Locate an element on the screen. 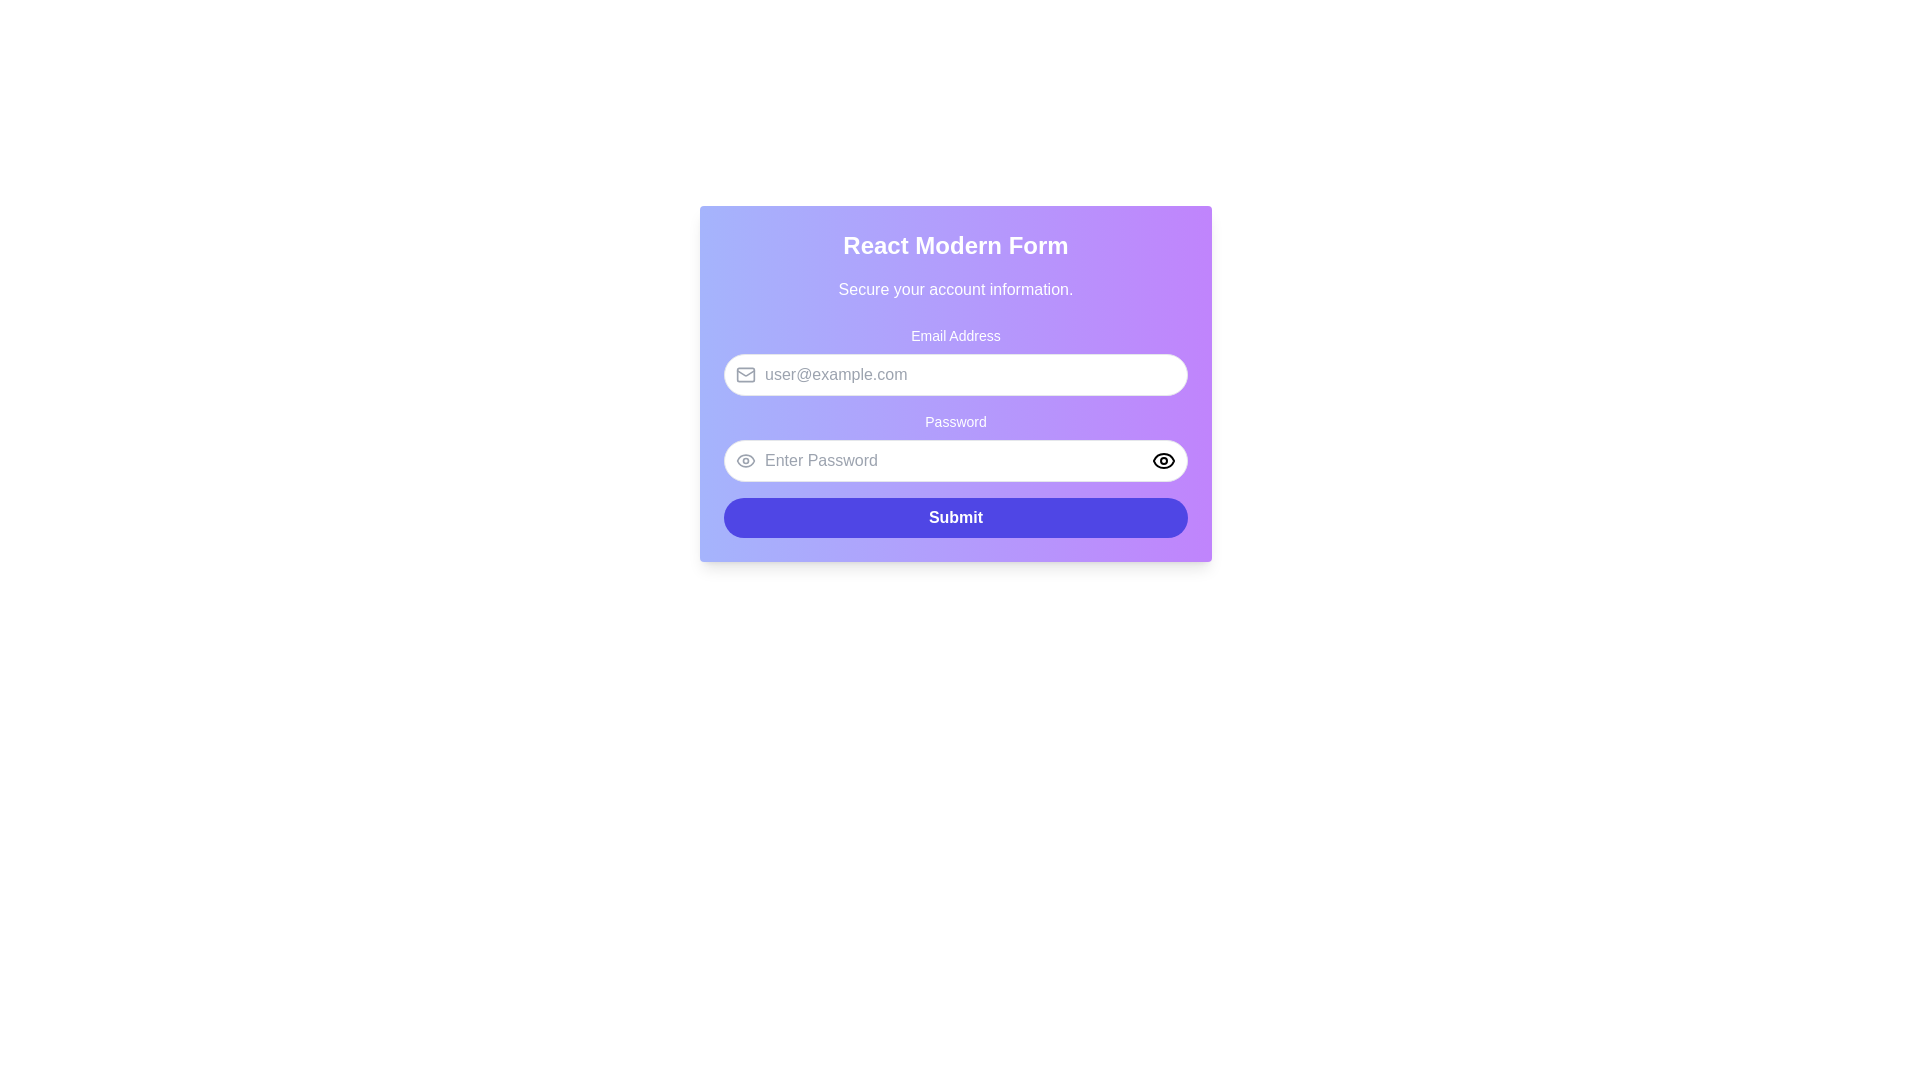 The height and width of the screenshot is (1080, 1920). the email icon located in the input field labeled 'Email Address' on the left section of the input box is located at coordinates (744, 374).